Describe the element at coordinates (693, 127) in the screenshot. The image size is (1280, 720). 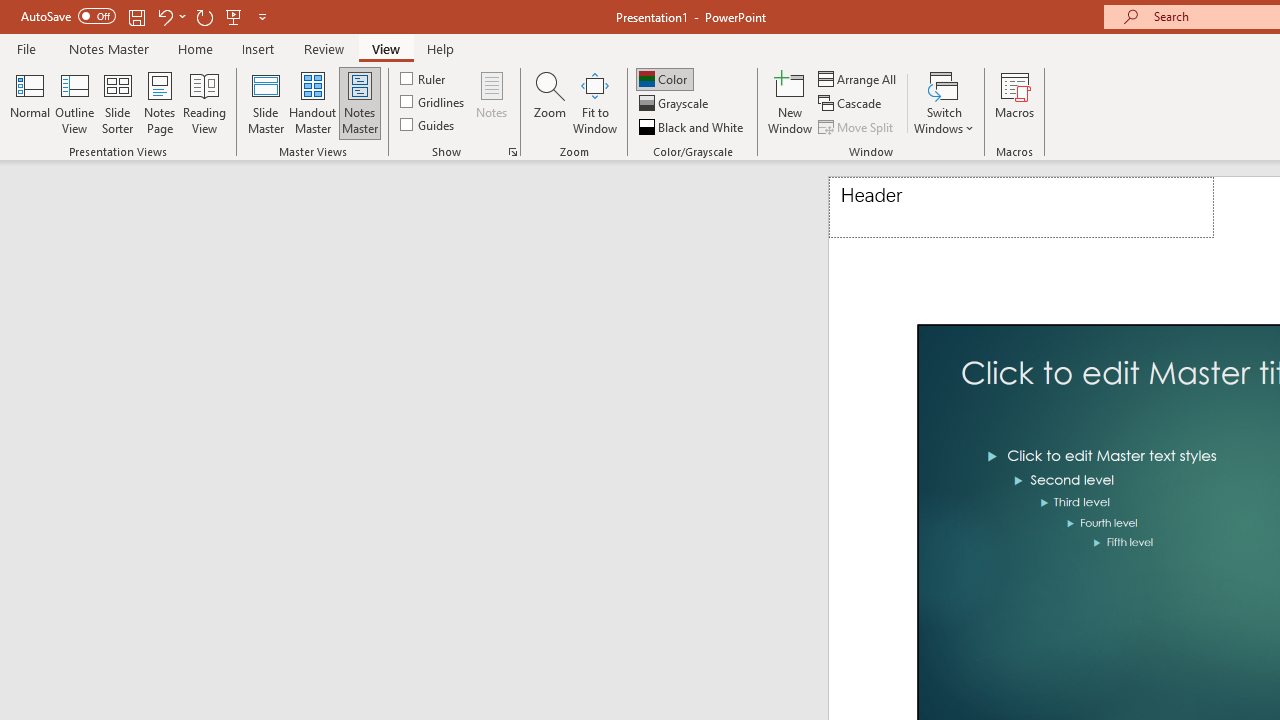
I see `'Black and White'` at that location.